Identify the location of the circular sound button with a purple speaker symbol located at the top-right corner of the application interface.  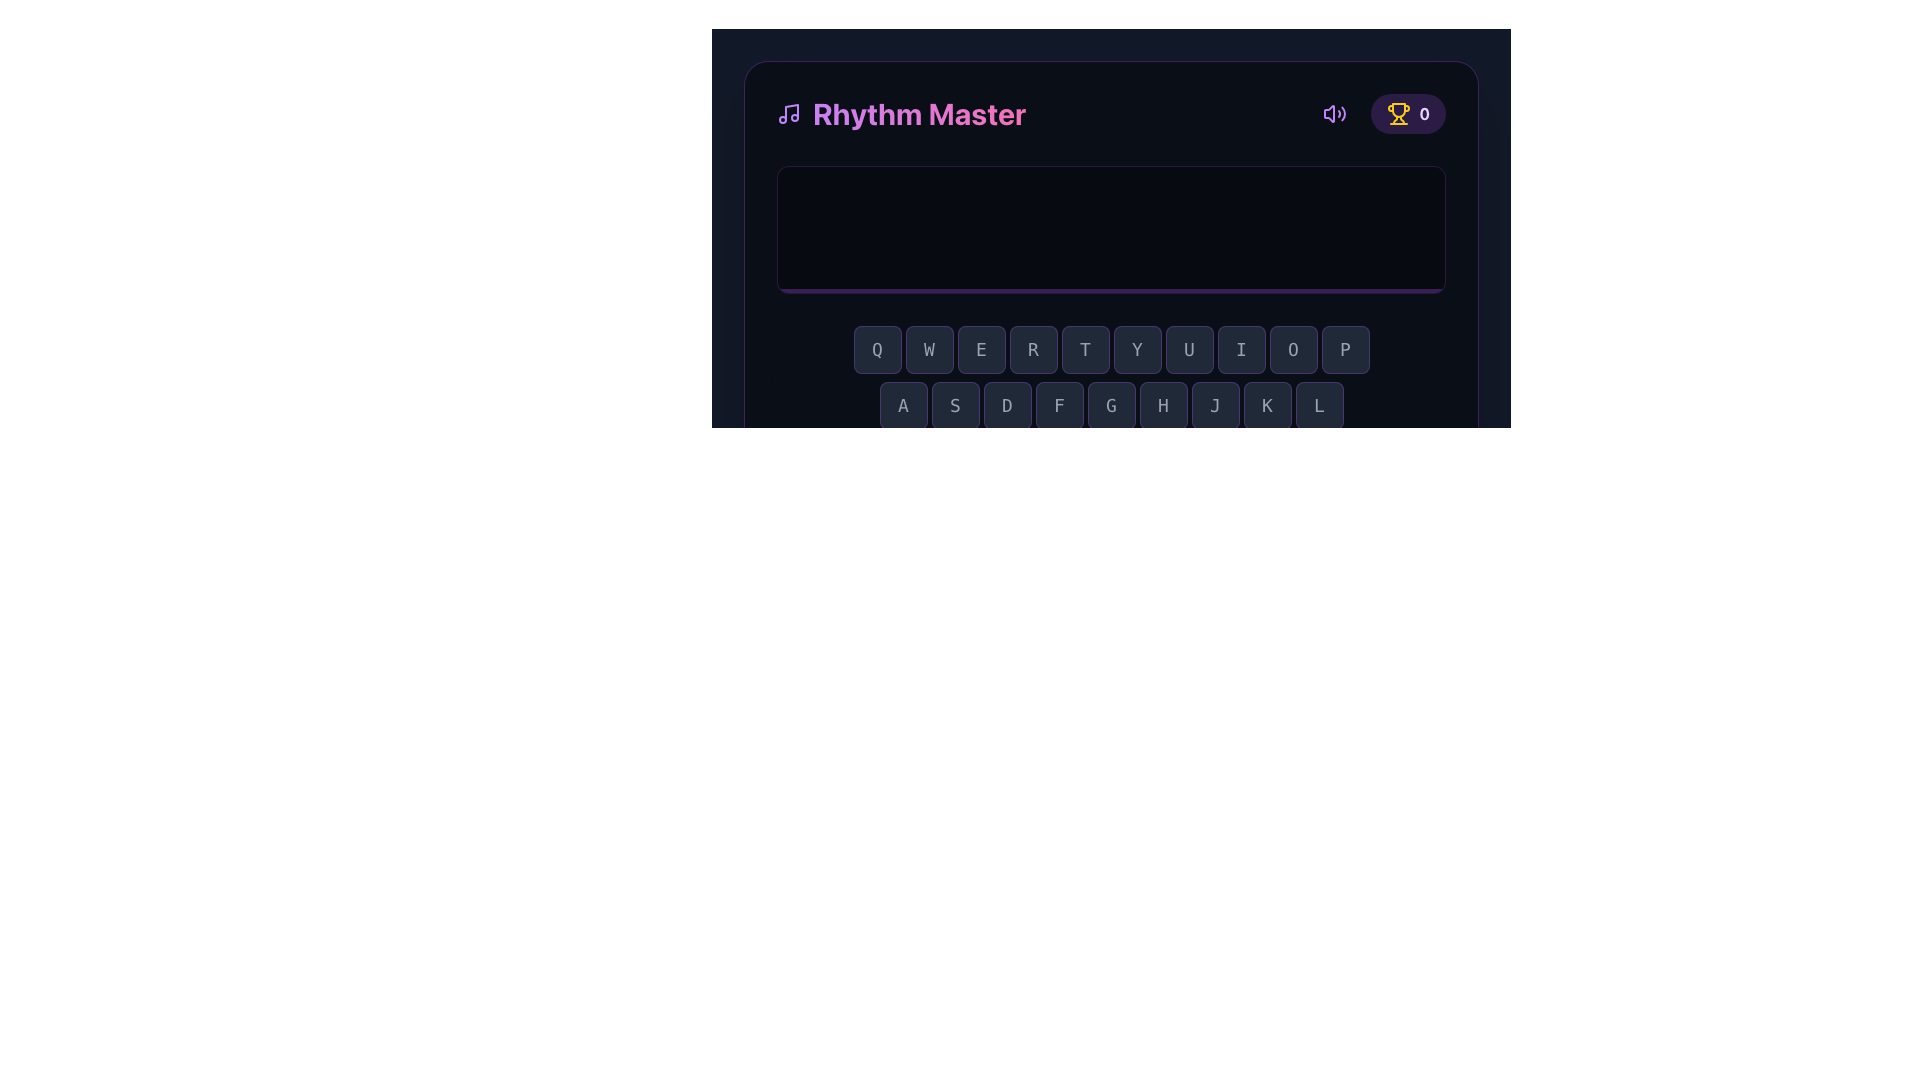
(1335, 114).